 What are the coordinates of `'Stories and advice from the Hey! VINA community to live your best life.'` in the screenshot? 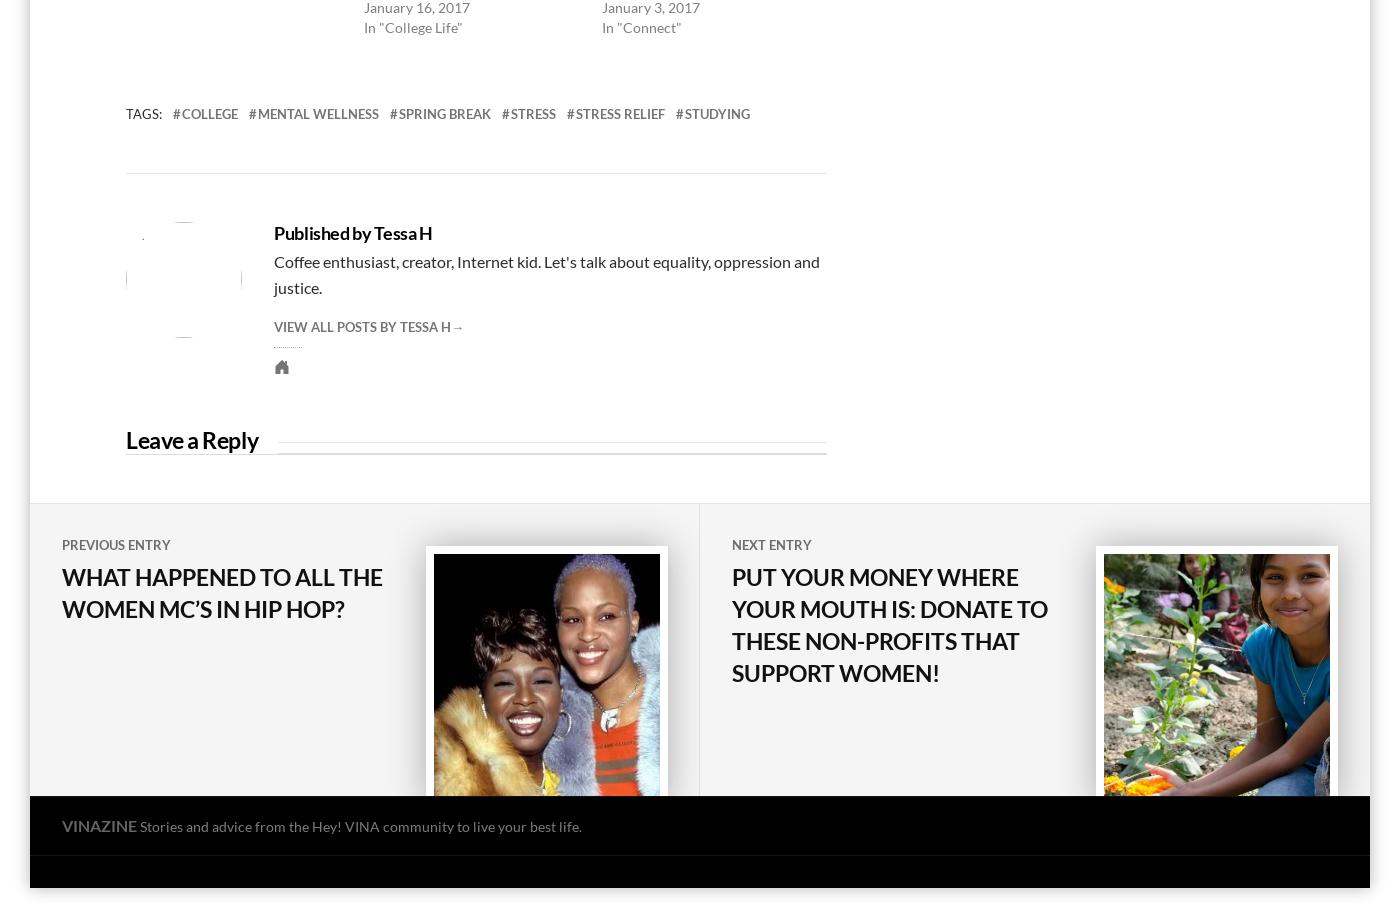 It's located at (361, 825).